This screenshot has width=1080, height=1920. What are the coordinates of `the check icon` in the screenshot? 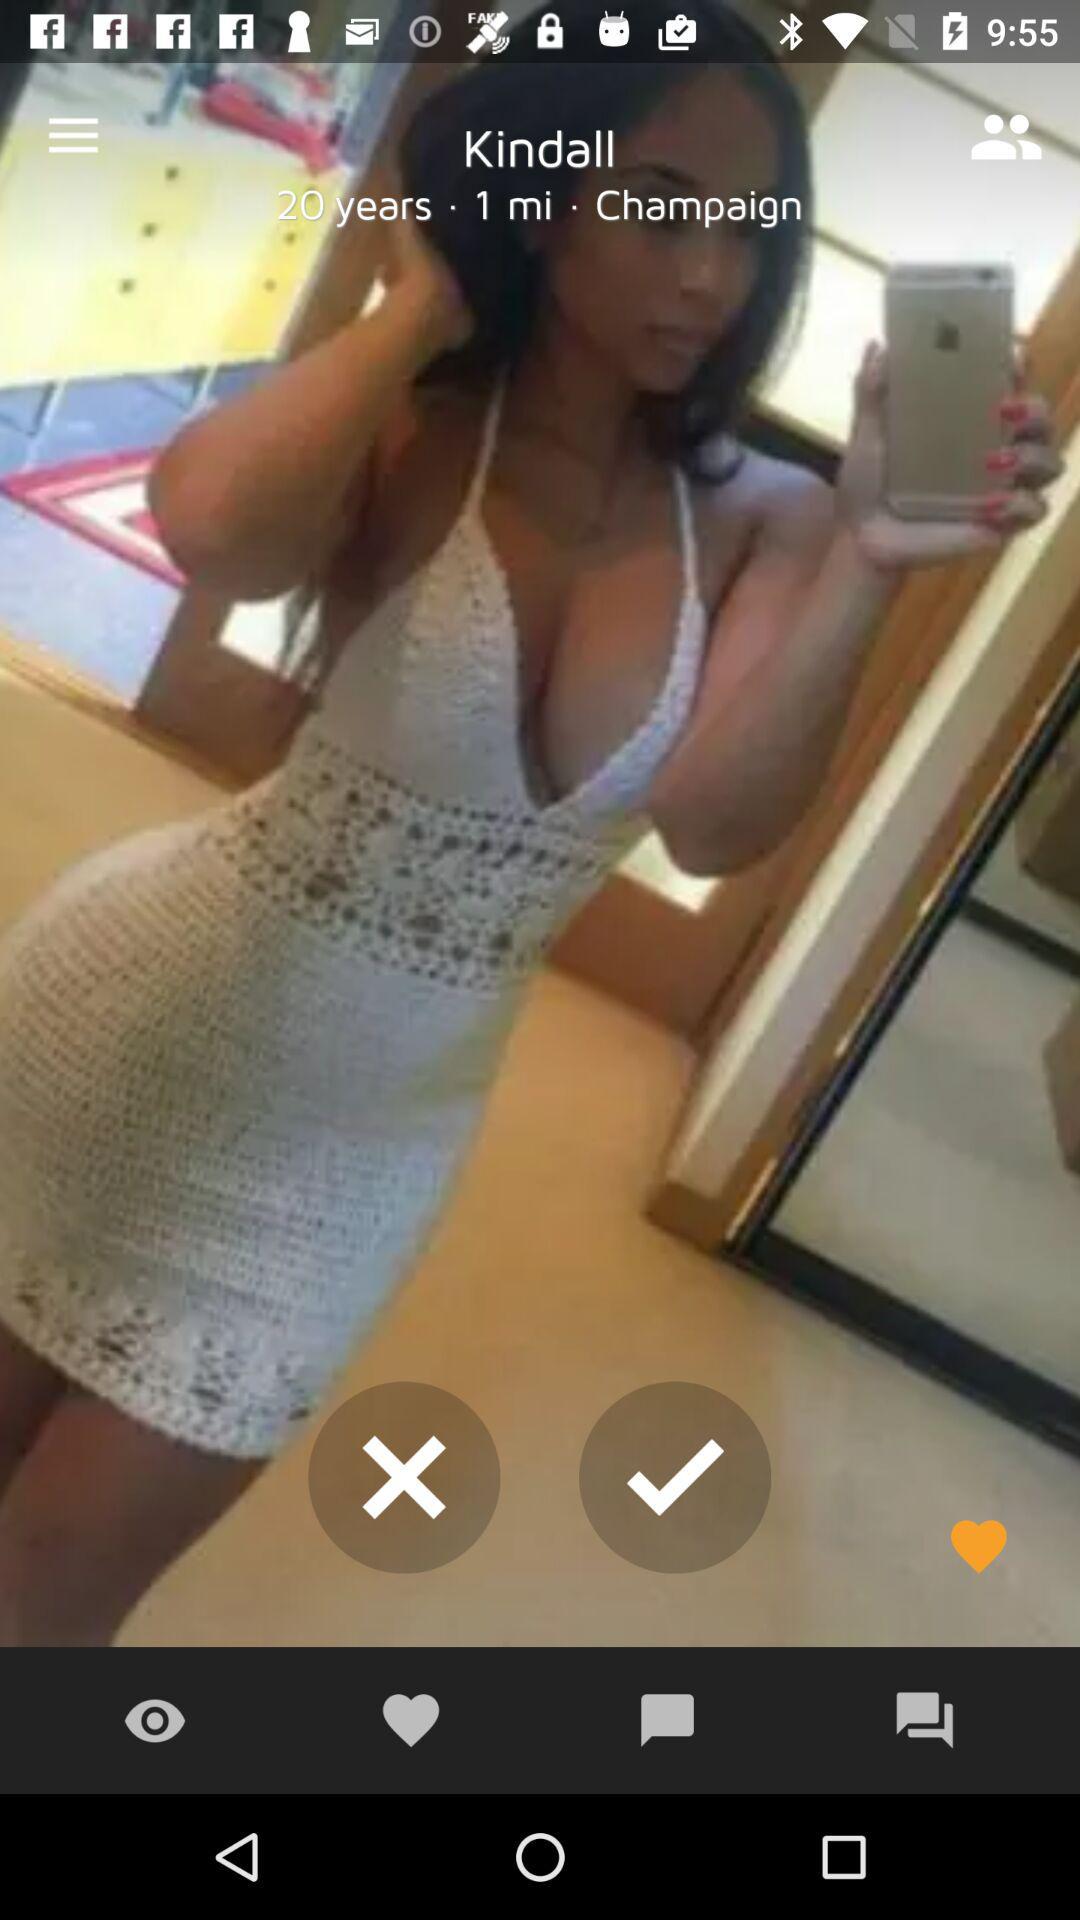 It's located at (675, 1477).